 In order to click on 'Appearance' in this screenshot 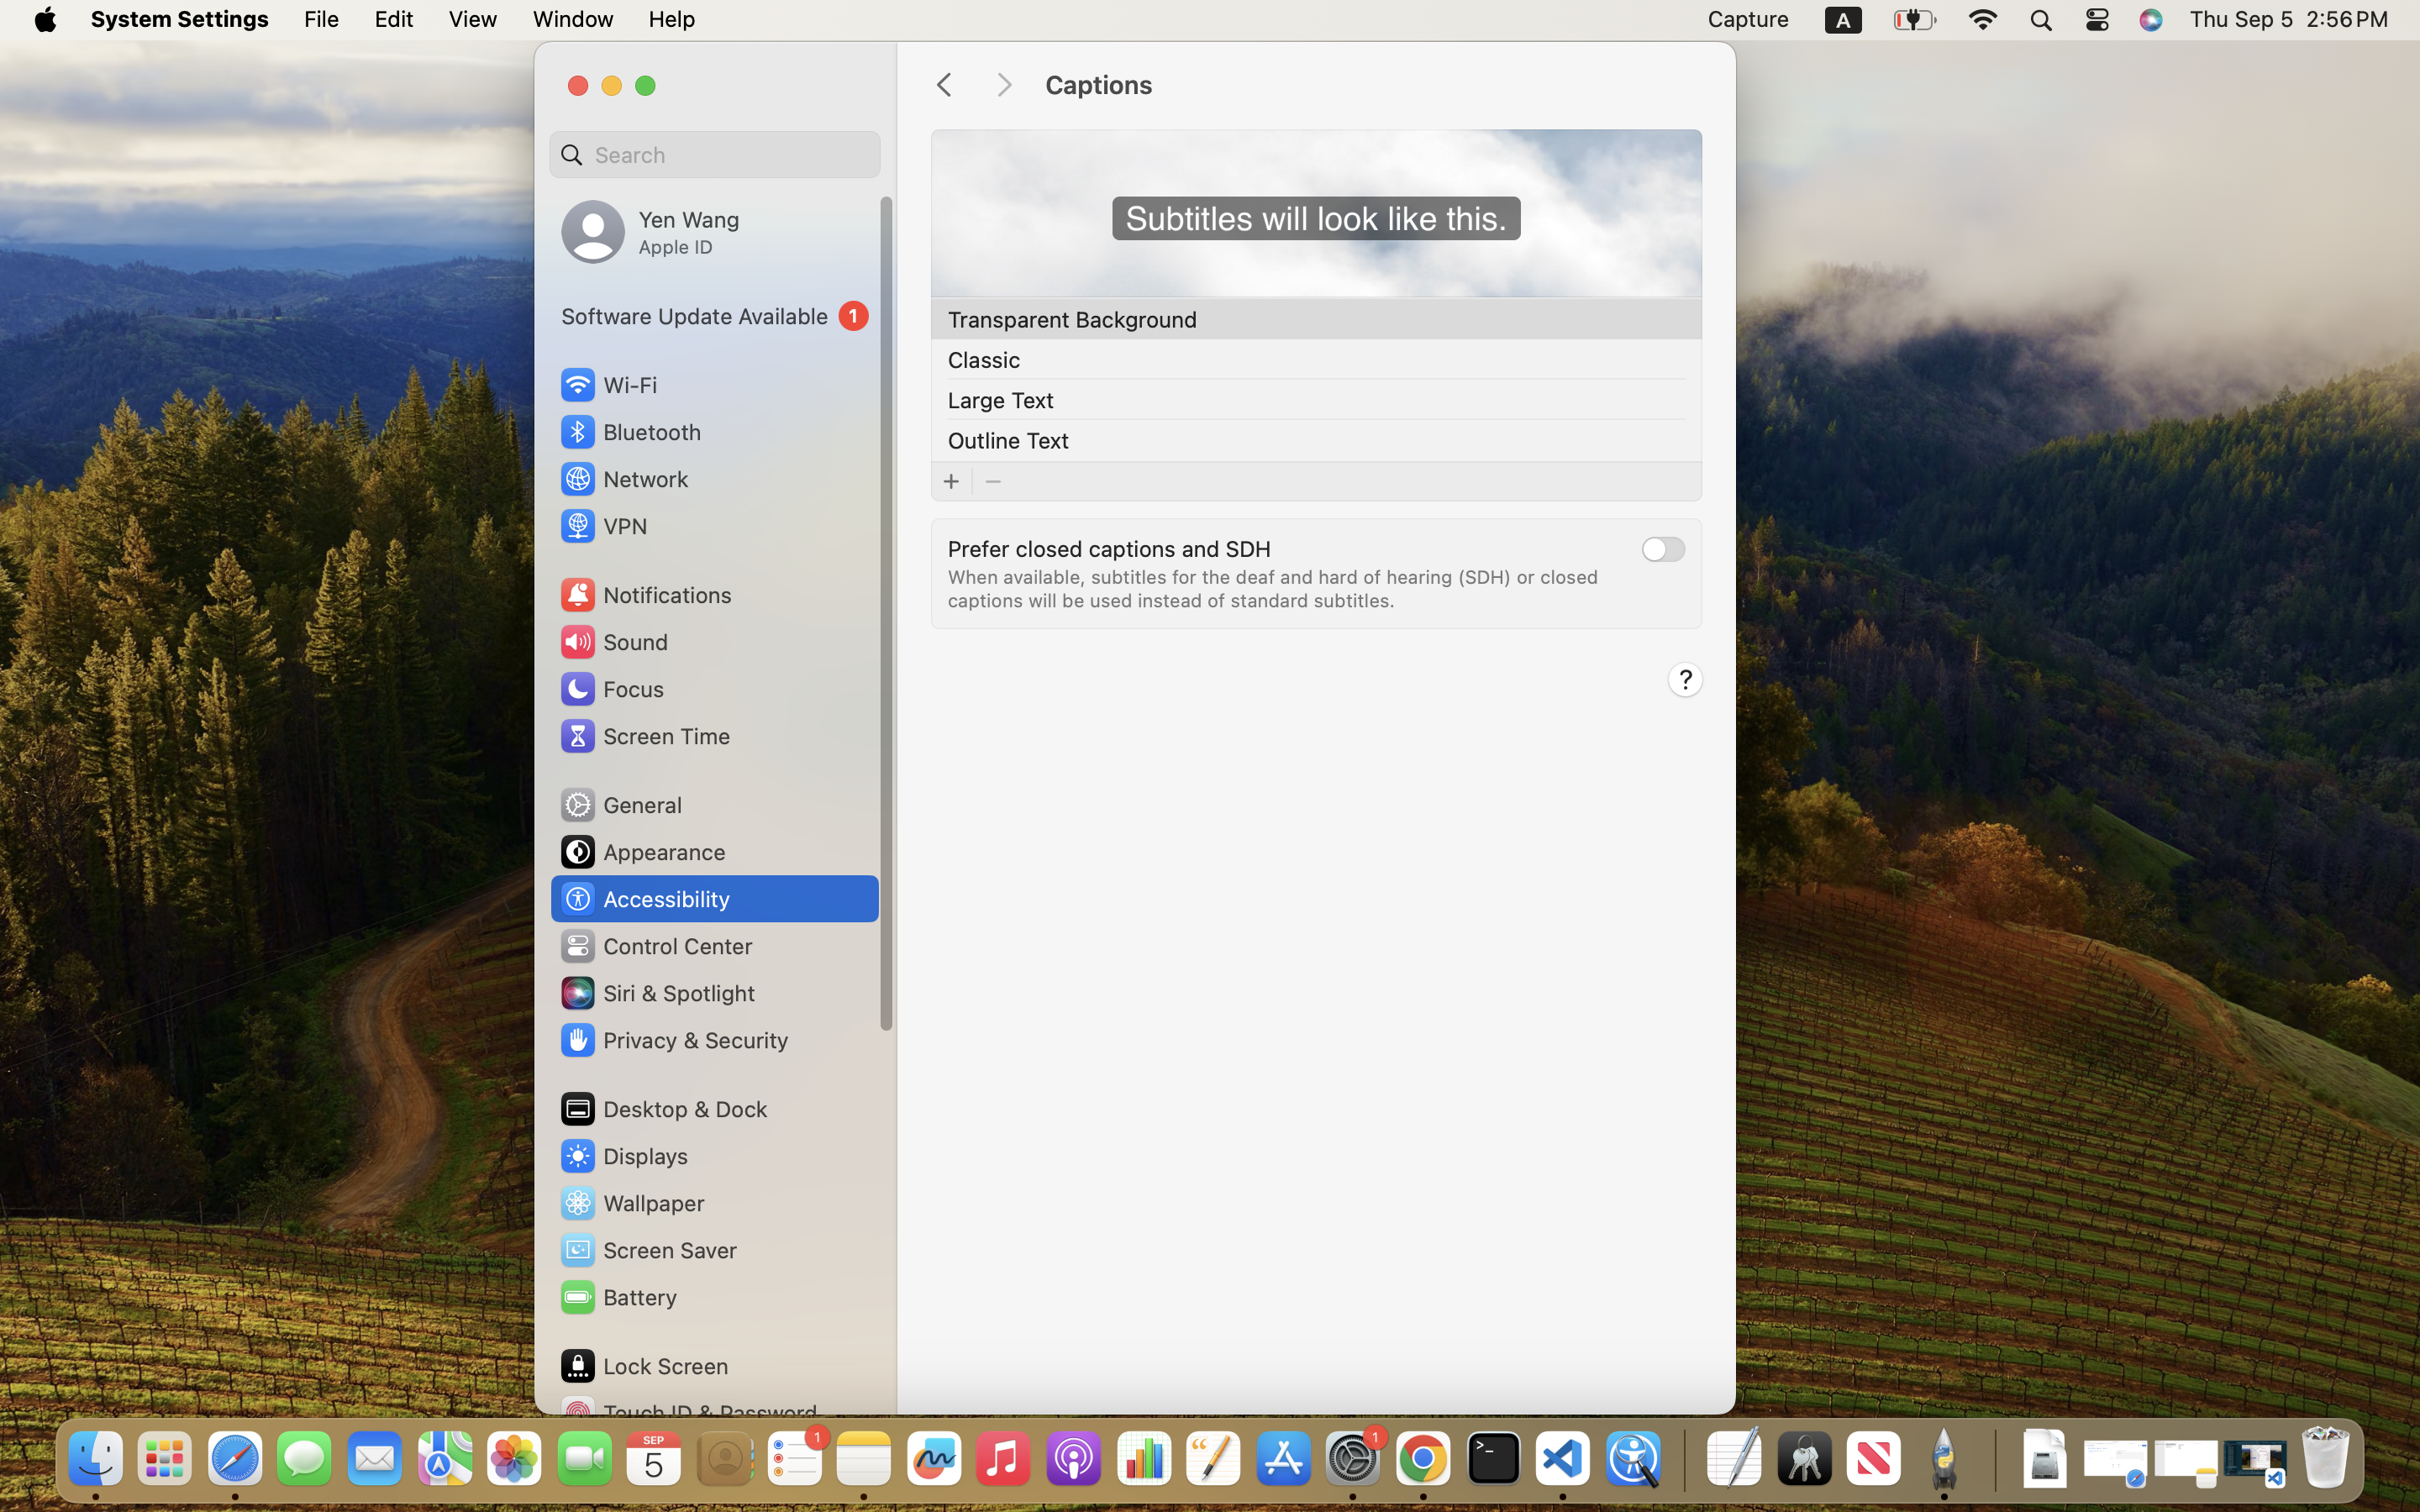, I will do `click(641, 851)`.